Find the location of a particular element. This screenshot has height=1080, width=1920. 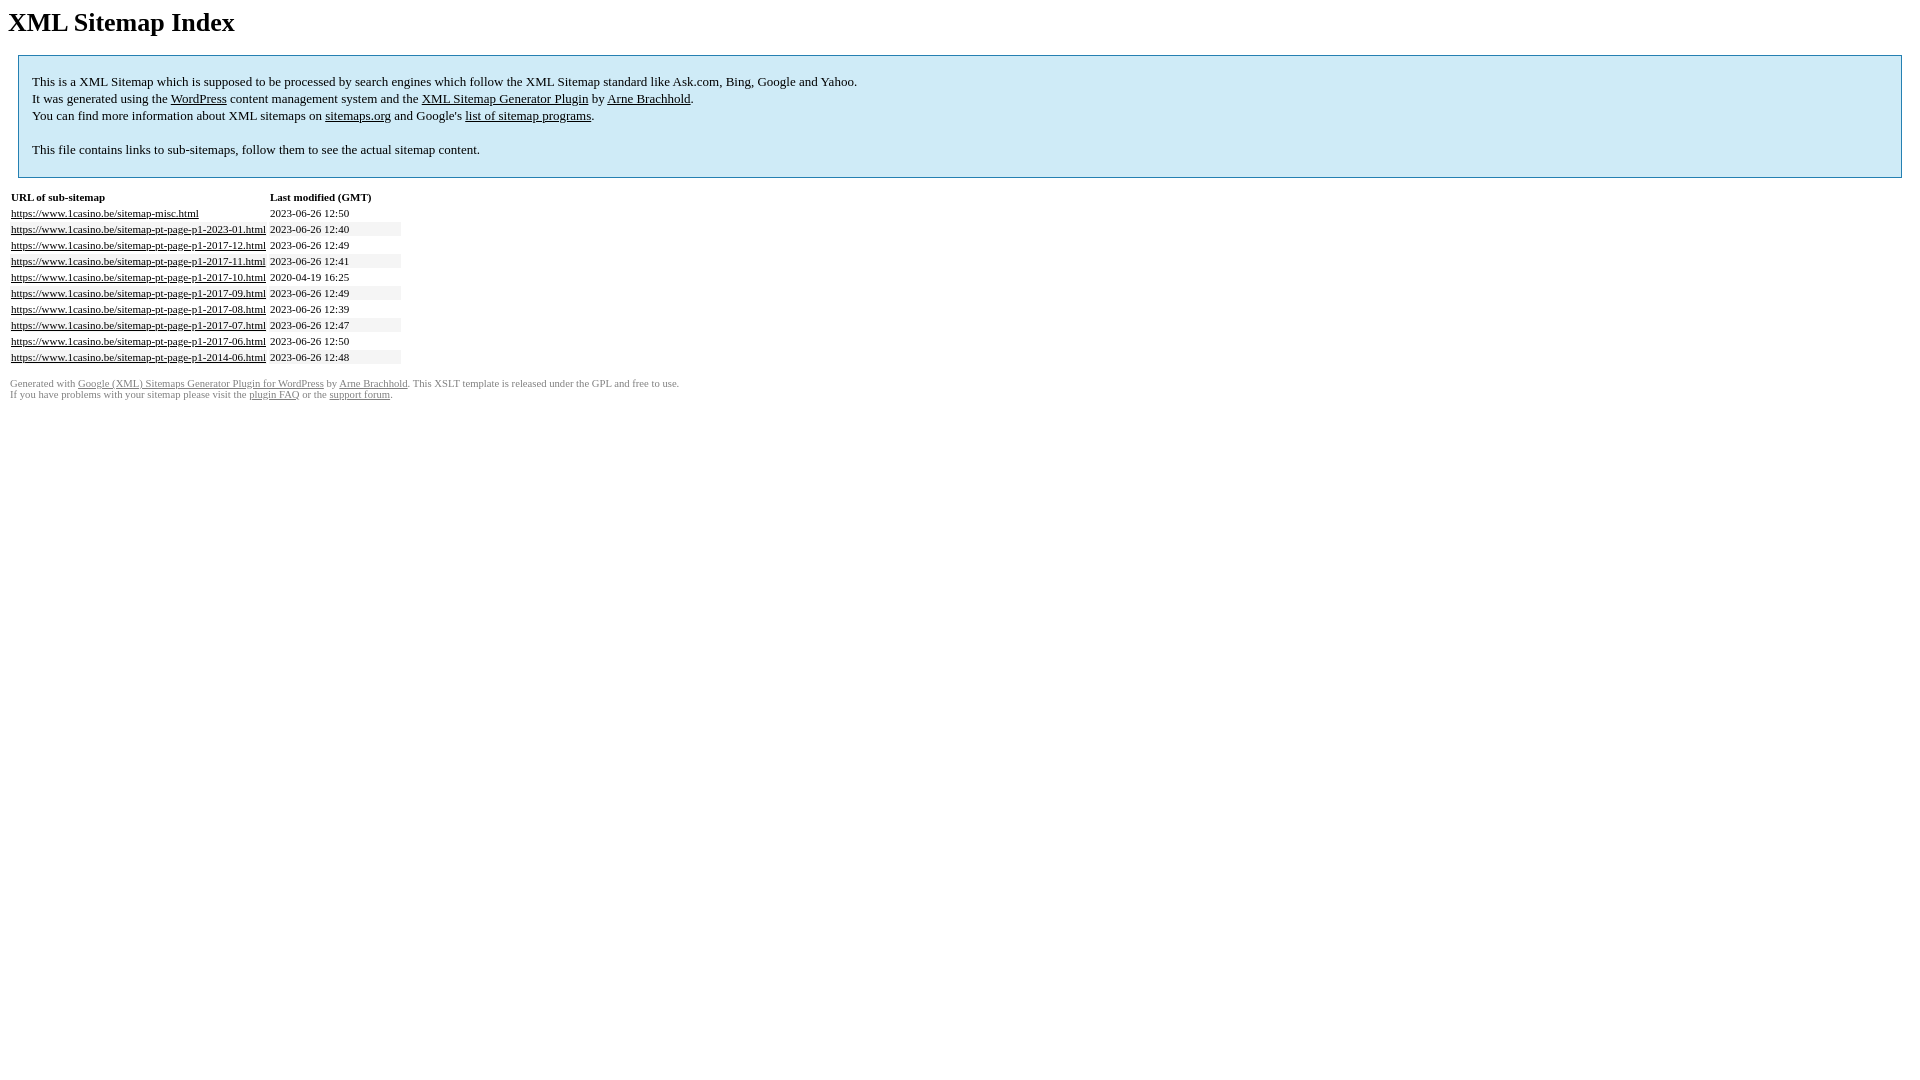

'https://www.1casino.be/sitemap-pt-page-p1-2017-12.html' is located at coordinates (137, 244).